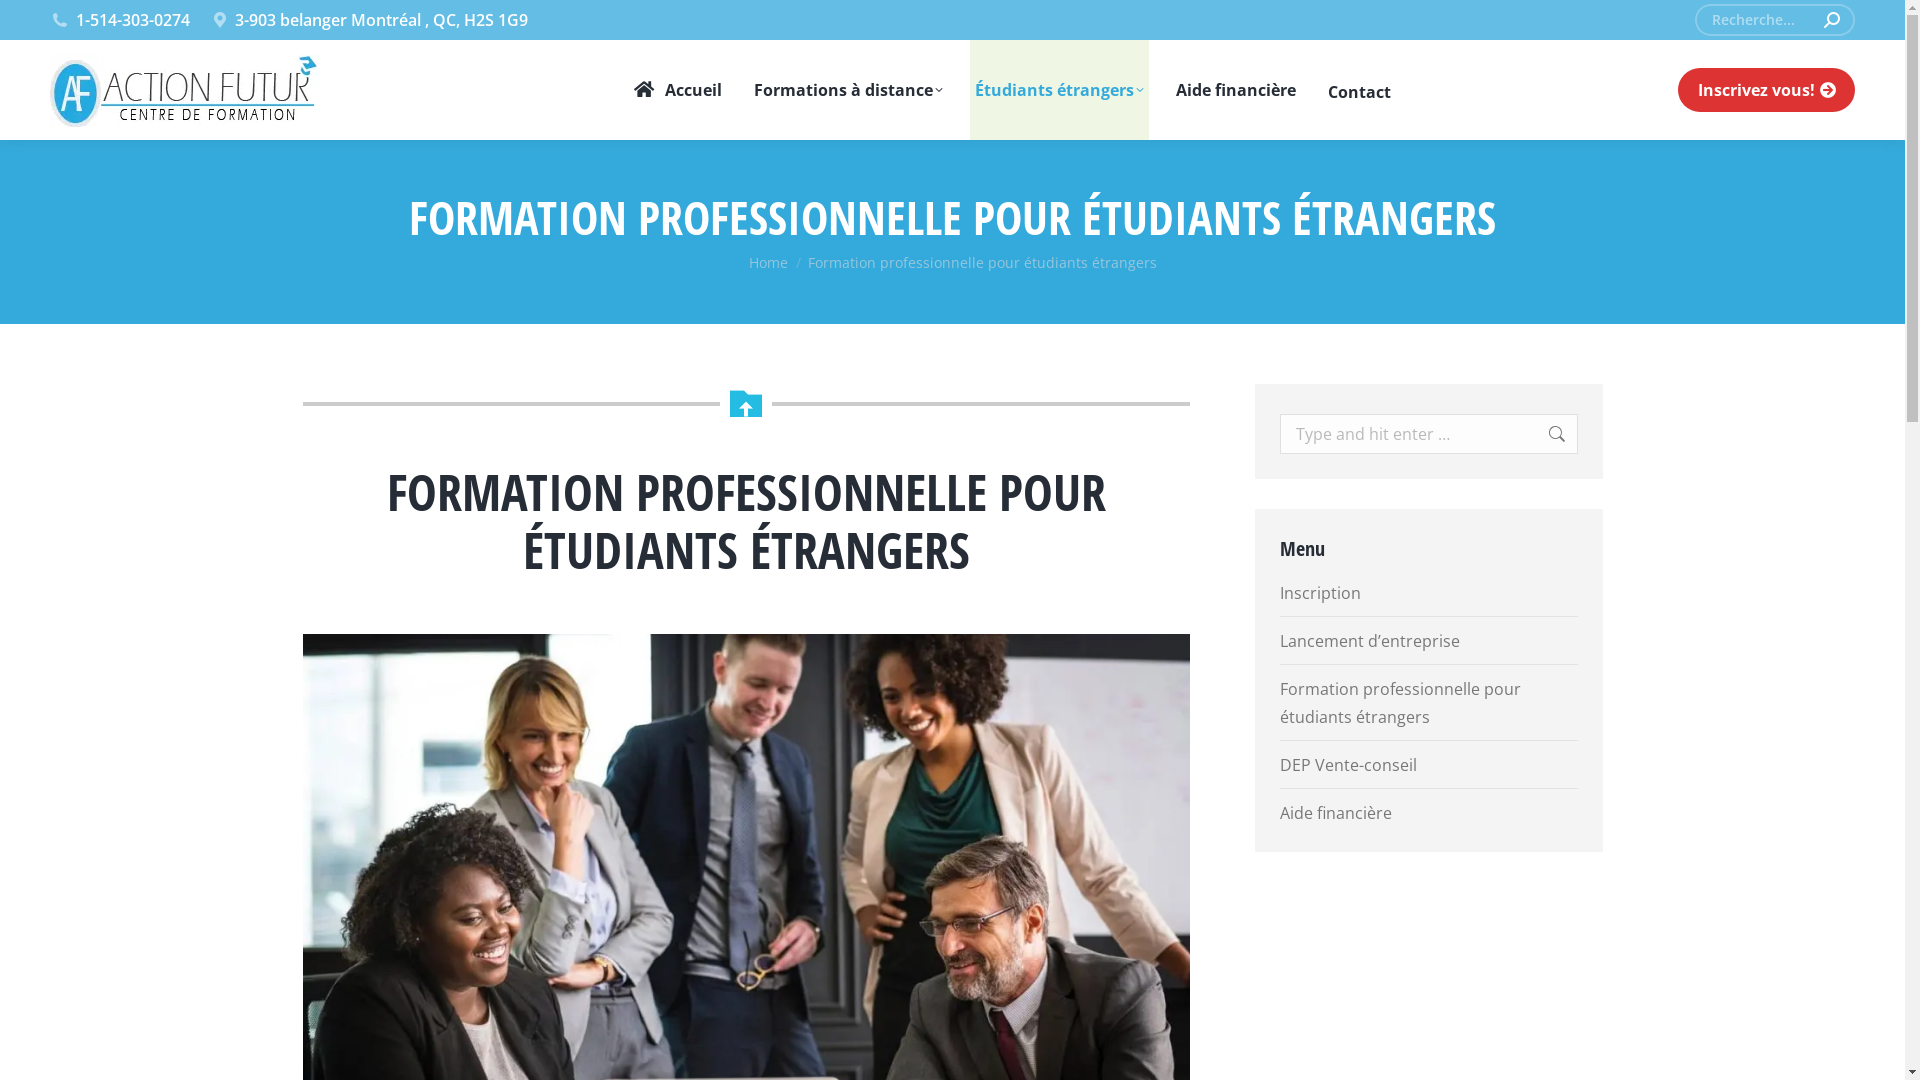 Image resolution: width=1920 pixels, height=1080 pixels. Describe the element at coordinates (676, 88) in the screenshot. I see `'Accueil'` at that location.